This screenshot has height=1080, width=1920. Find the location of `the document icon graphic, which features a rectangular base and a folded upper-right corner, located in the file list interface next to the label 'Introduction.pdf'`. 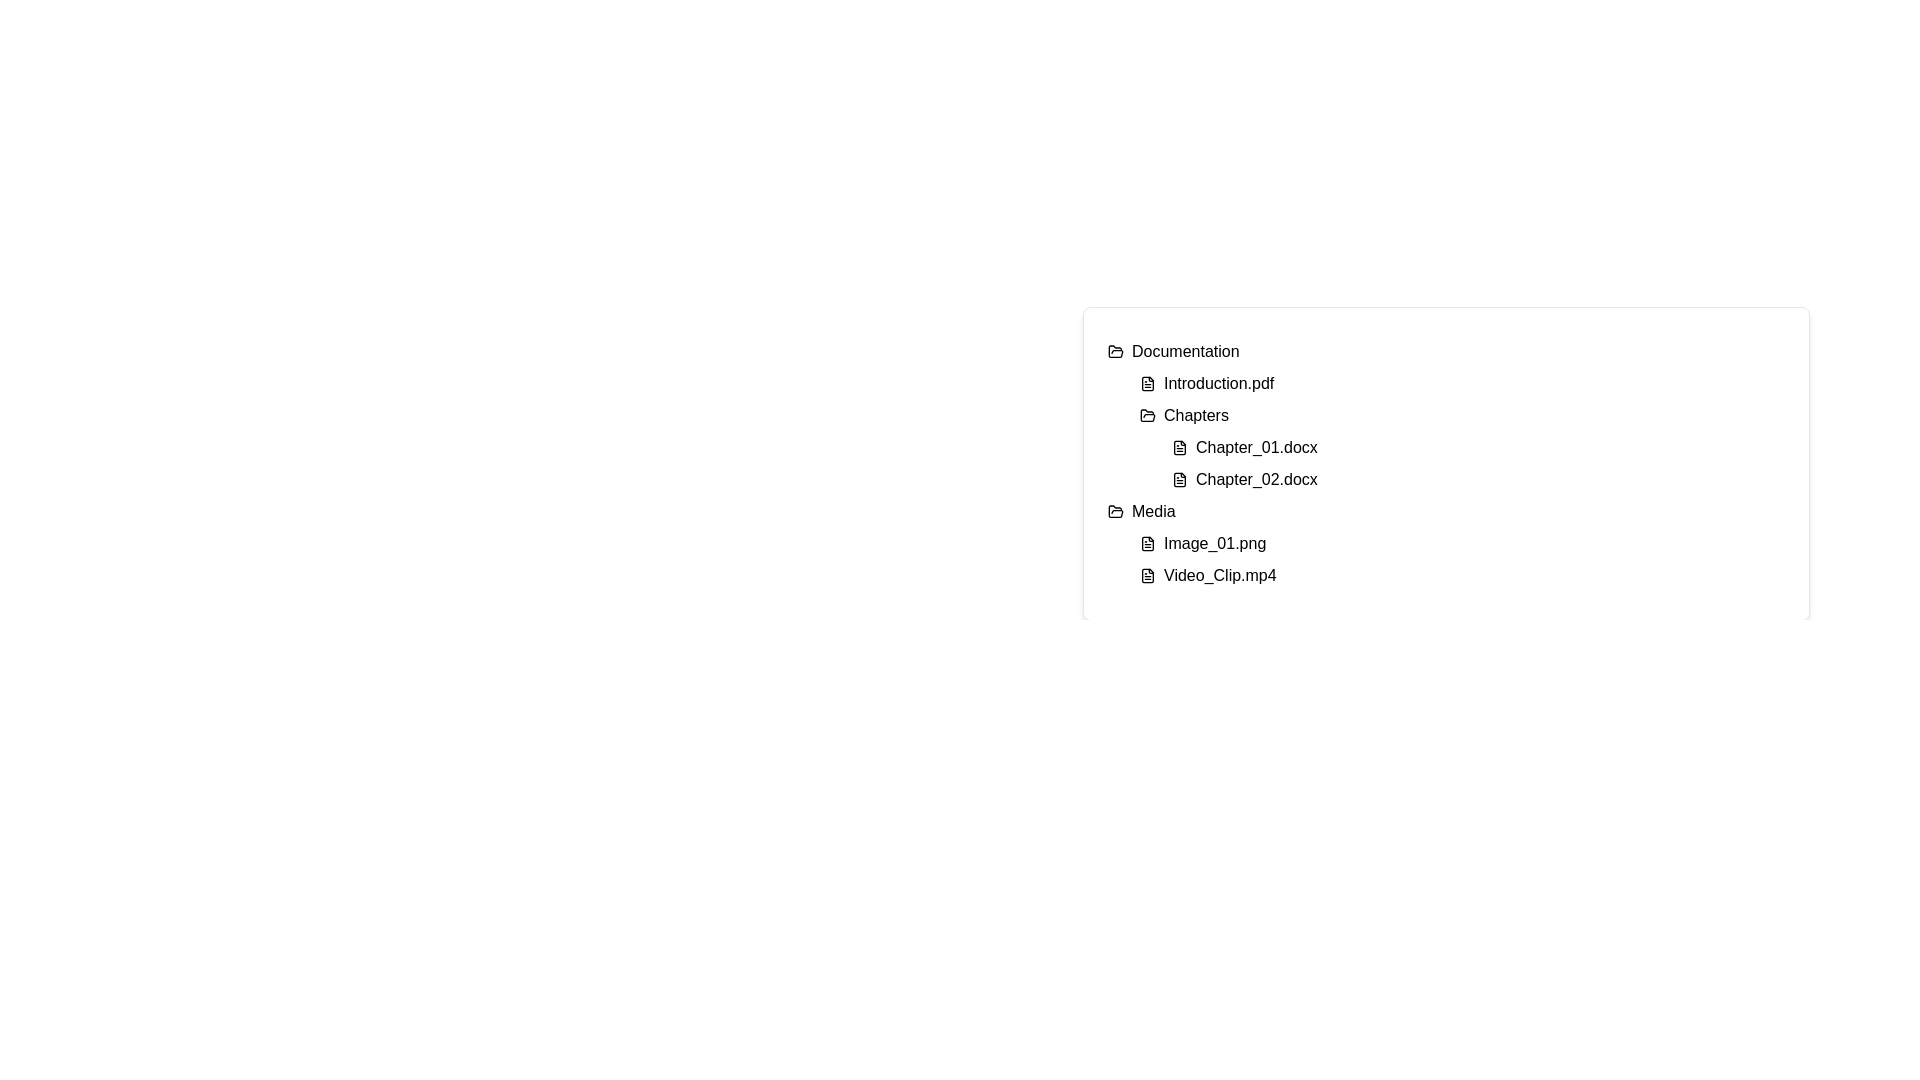

the document icon graphic, which features a rectangular base and a folded upper-right corner, located in the file list interface next to the label 'Introduction.pdf' is located at coordinates (1147, 384).